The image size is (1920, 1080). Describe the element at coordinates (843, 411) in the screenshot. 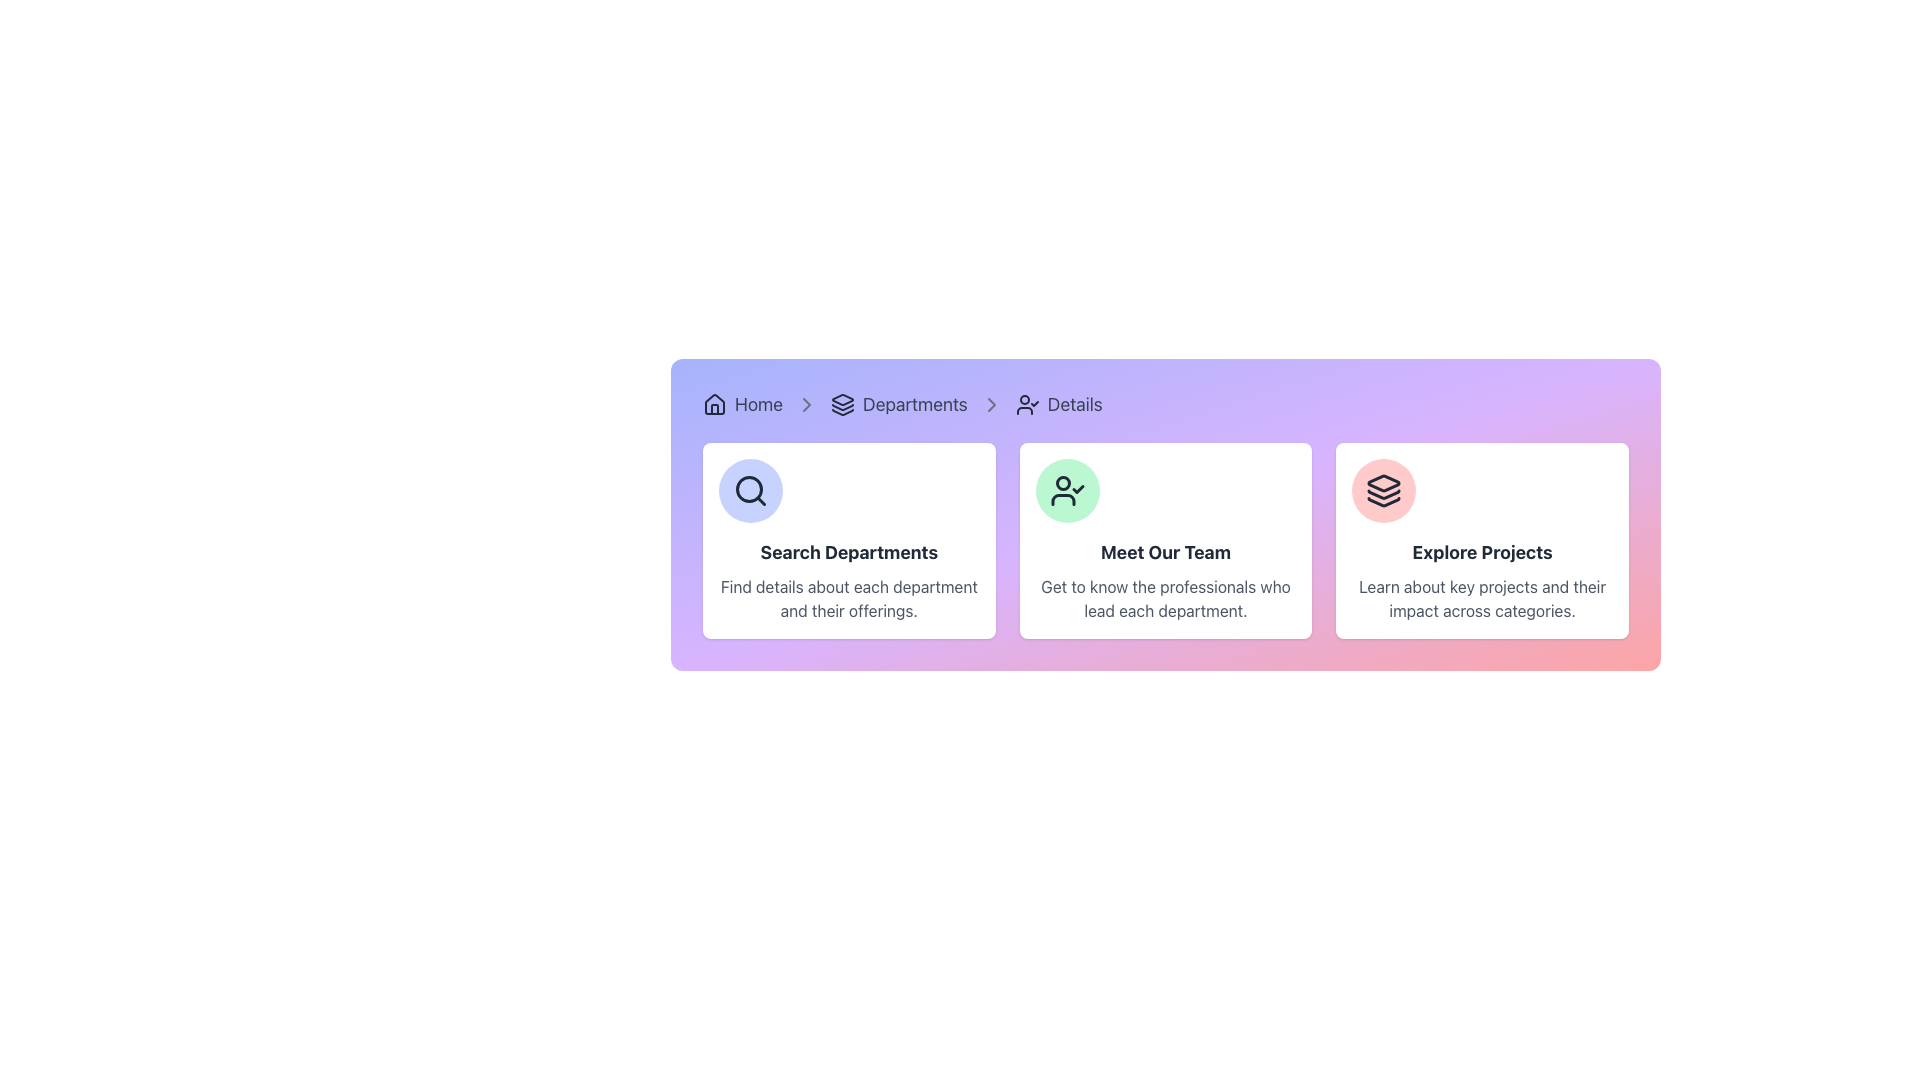

I see `the third and bottom segment of the stacked icon in the navigation trail under the 'Departments' breadcrumb, which represents categories` at that location.